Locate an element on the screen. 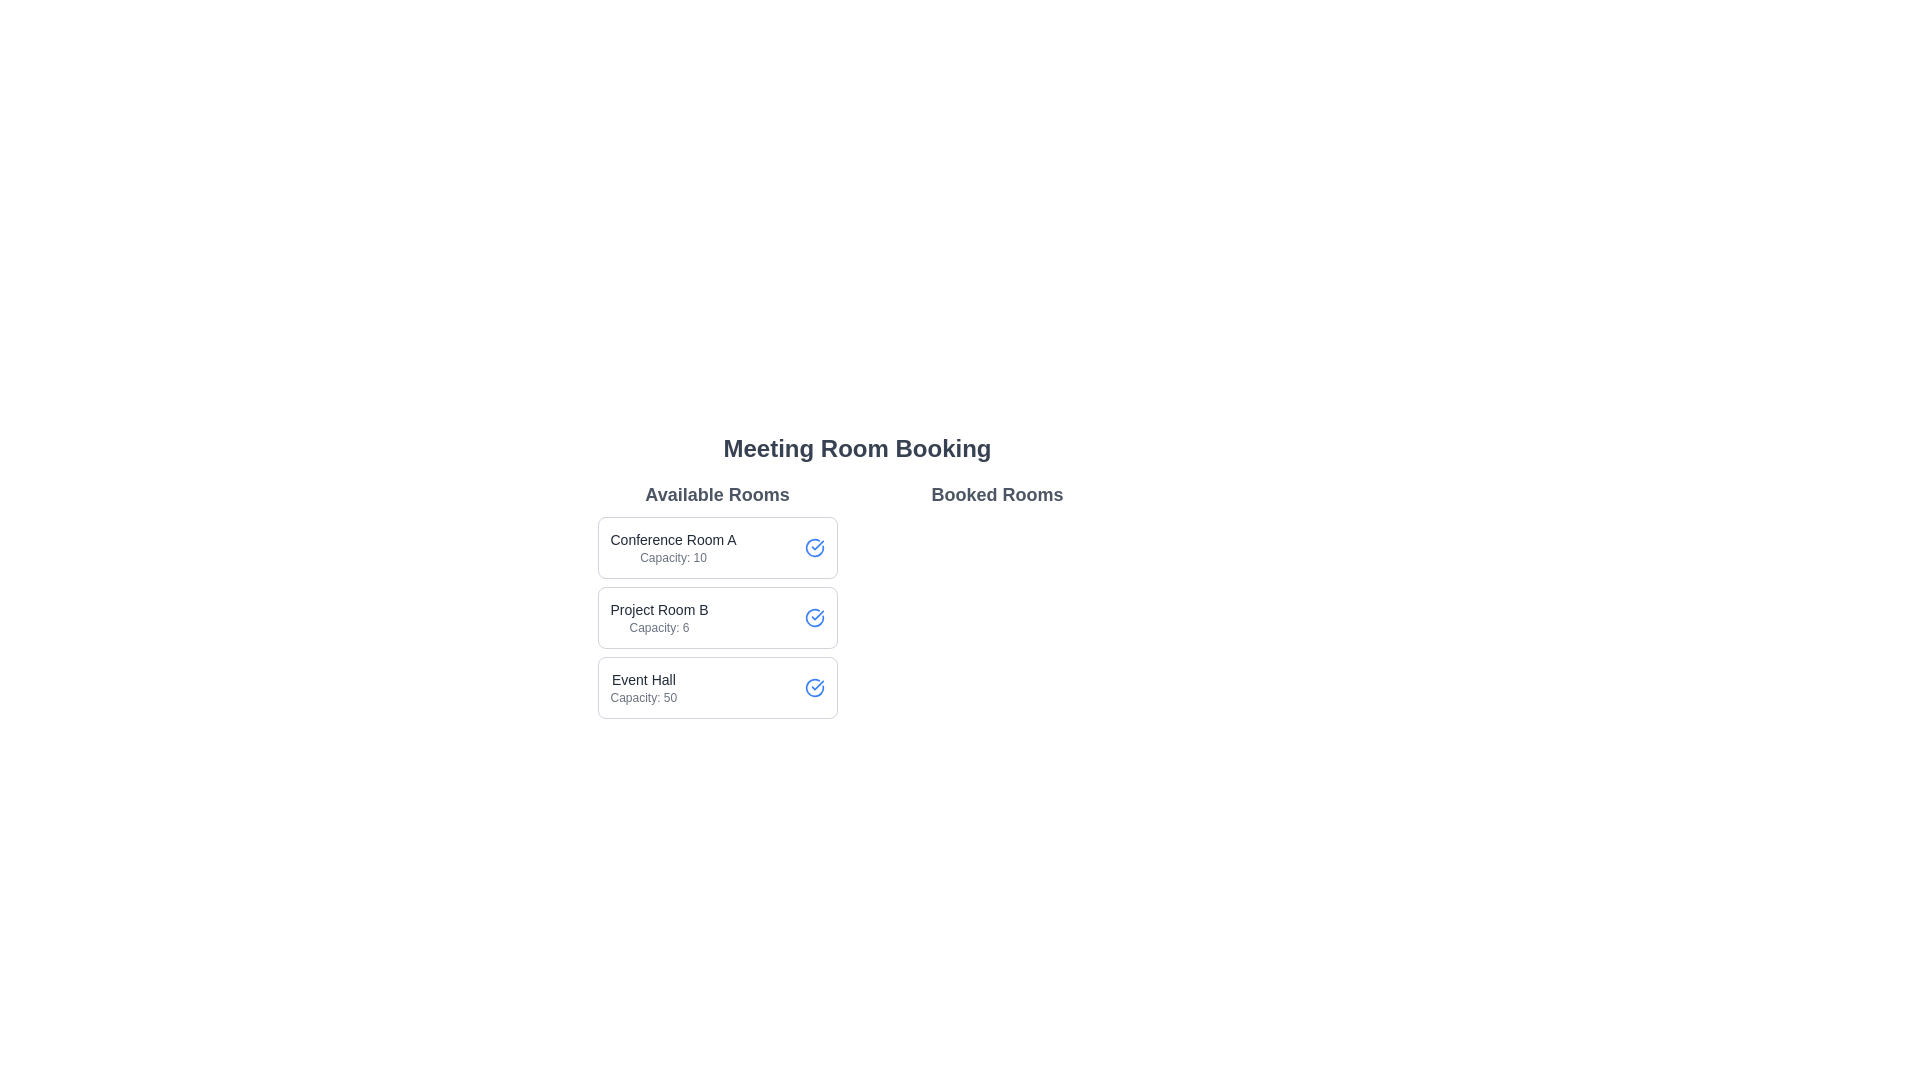 The image size is (1920, 1080). the textual informational element that describes the available room, located in the 'Available Rooms' section, positioned below 'Conference Room A' and above 'Event Hall' is located at coordinates (659, 616).